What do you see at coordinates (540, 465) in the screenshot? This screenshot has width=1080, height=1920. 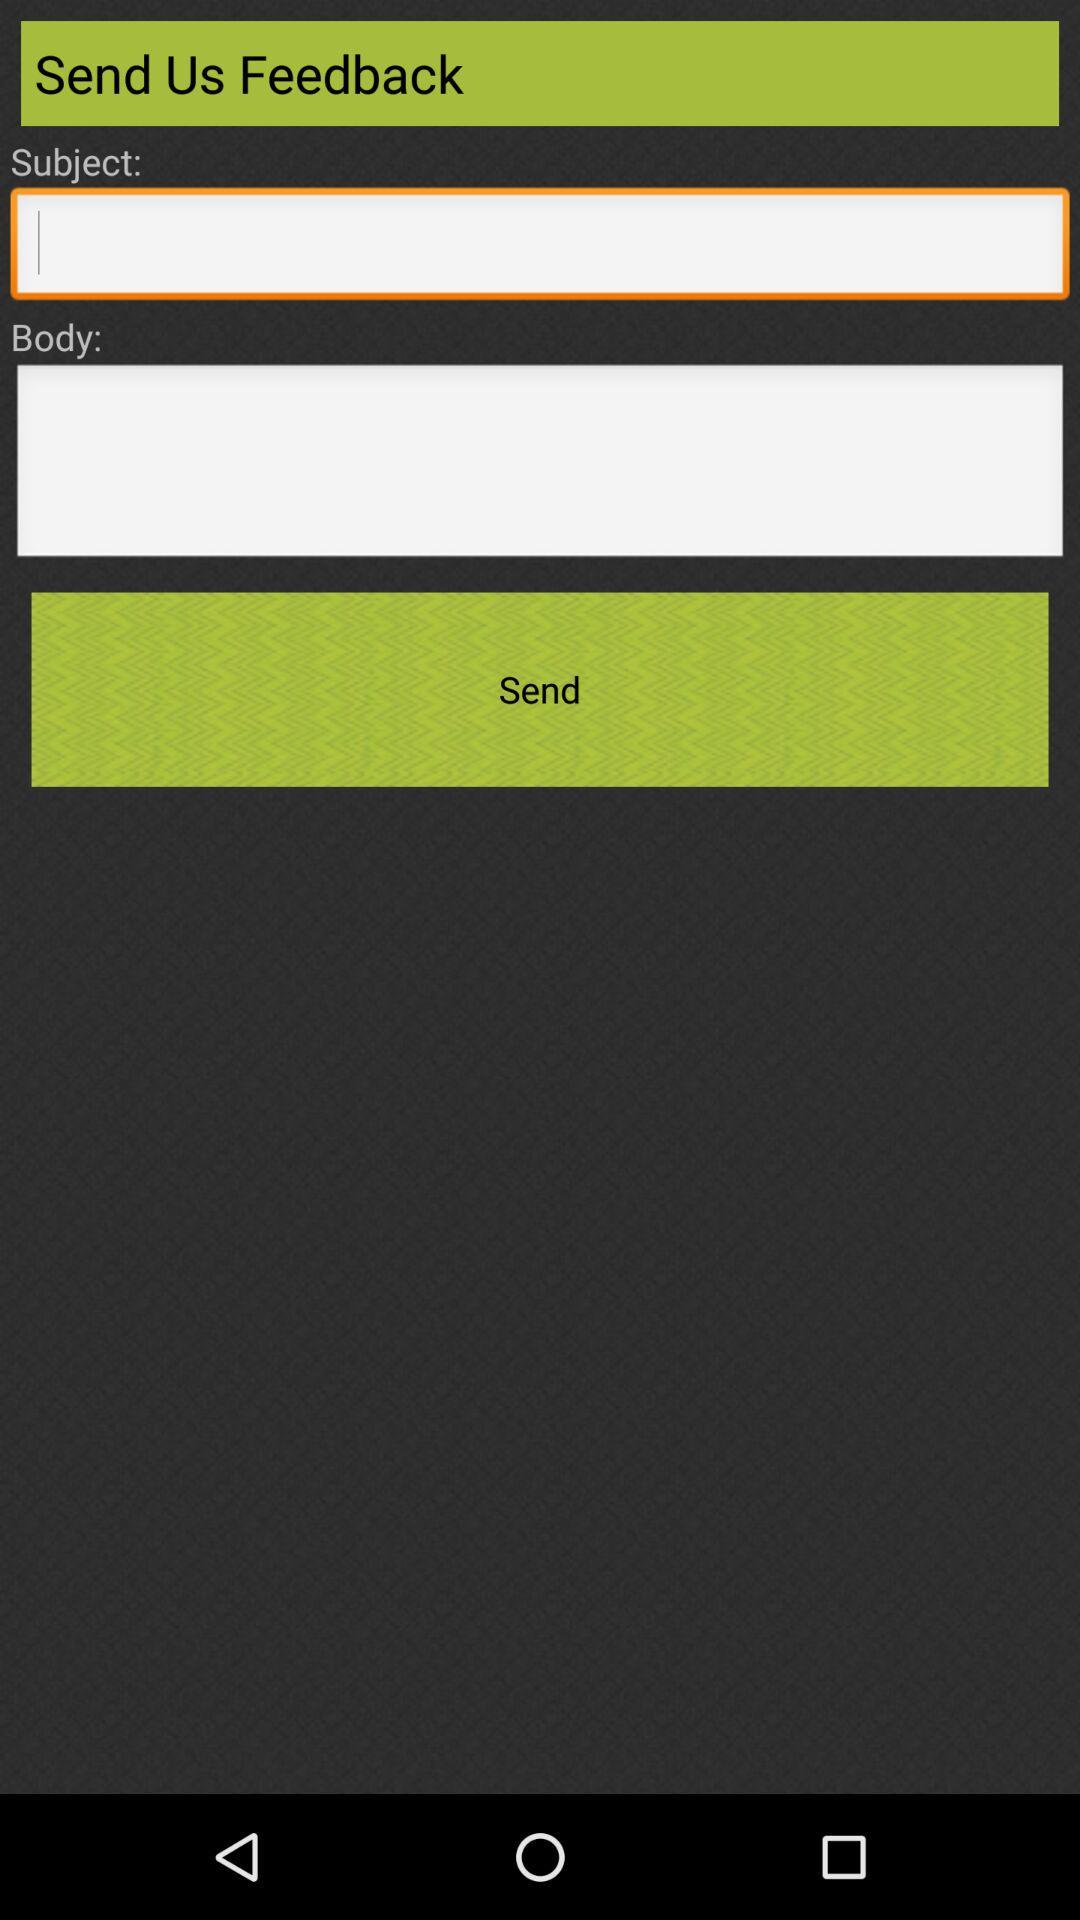 I see `input text` at bounding box center [540, 465].